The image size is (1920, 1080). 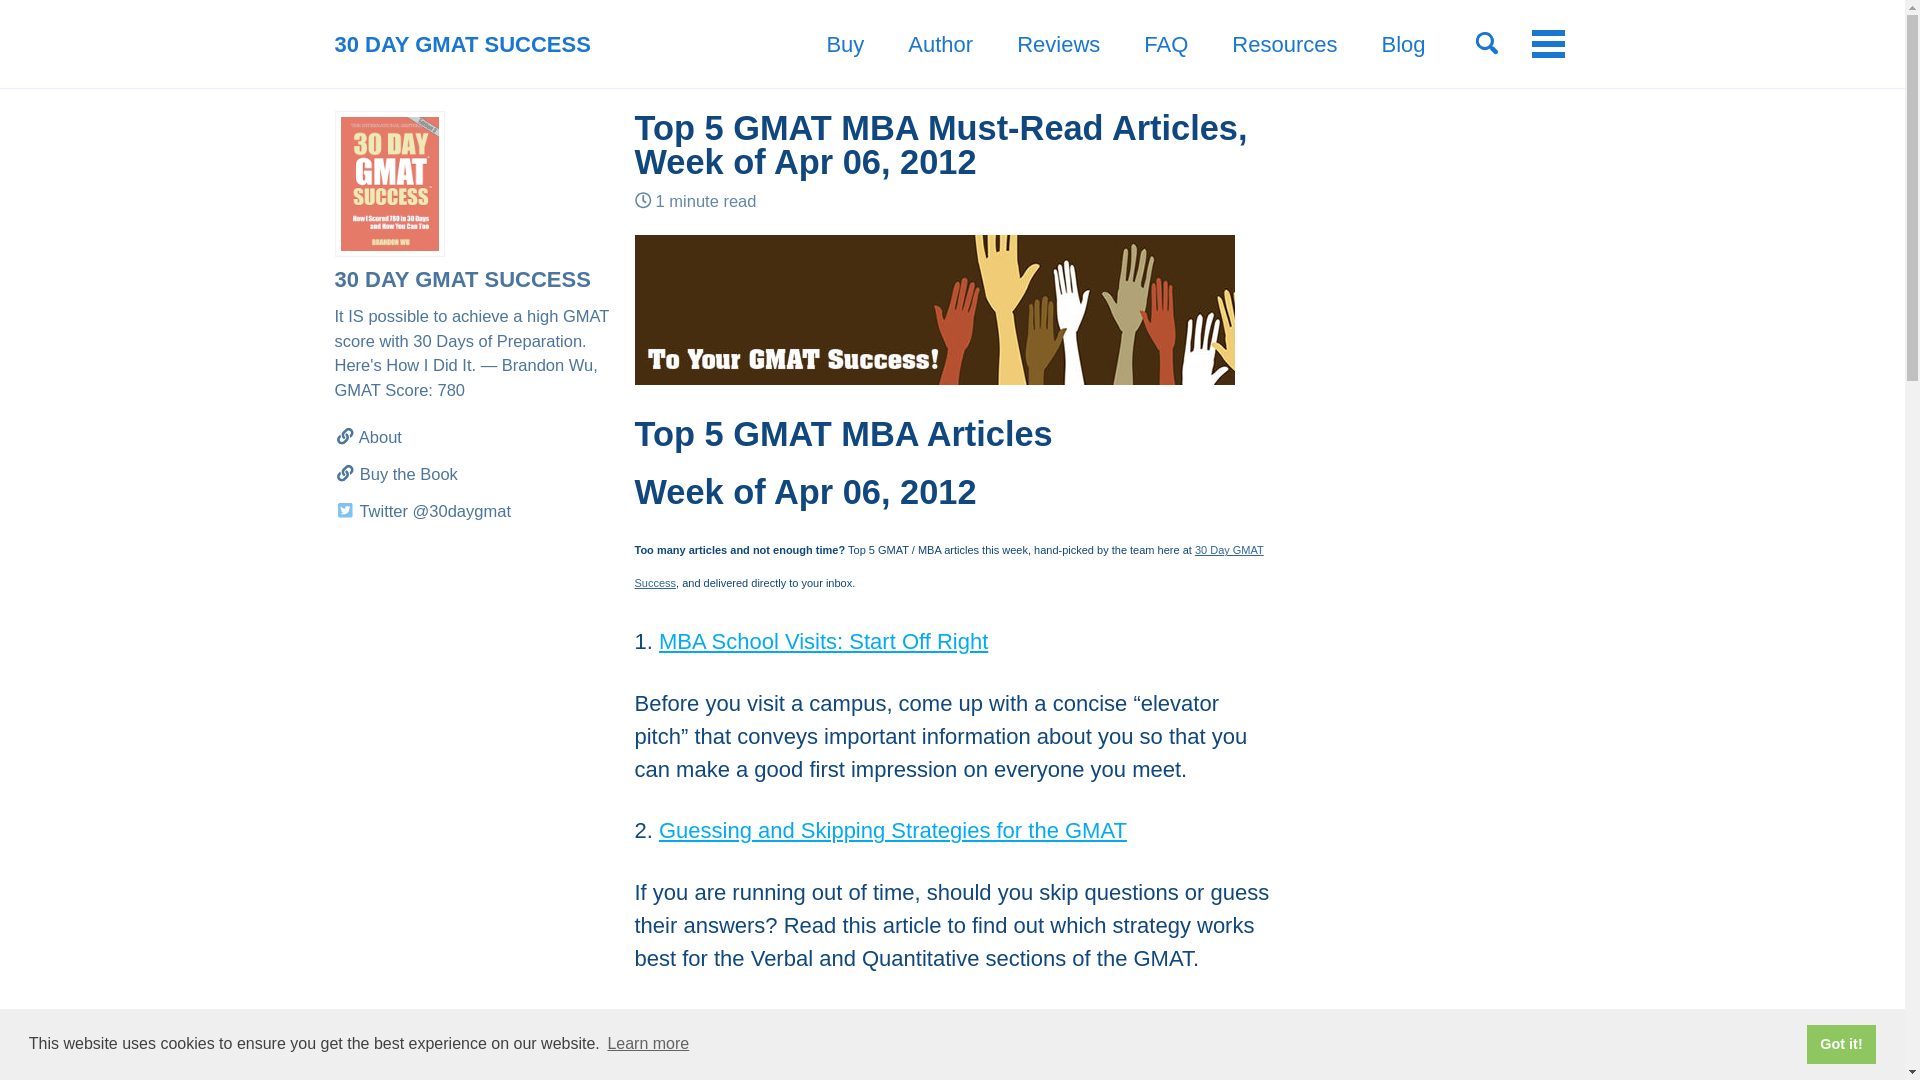 What do you see at coordinates (939, 44) in the screenshot?
I see `'Author'` at bounding box center [939, 44].